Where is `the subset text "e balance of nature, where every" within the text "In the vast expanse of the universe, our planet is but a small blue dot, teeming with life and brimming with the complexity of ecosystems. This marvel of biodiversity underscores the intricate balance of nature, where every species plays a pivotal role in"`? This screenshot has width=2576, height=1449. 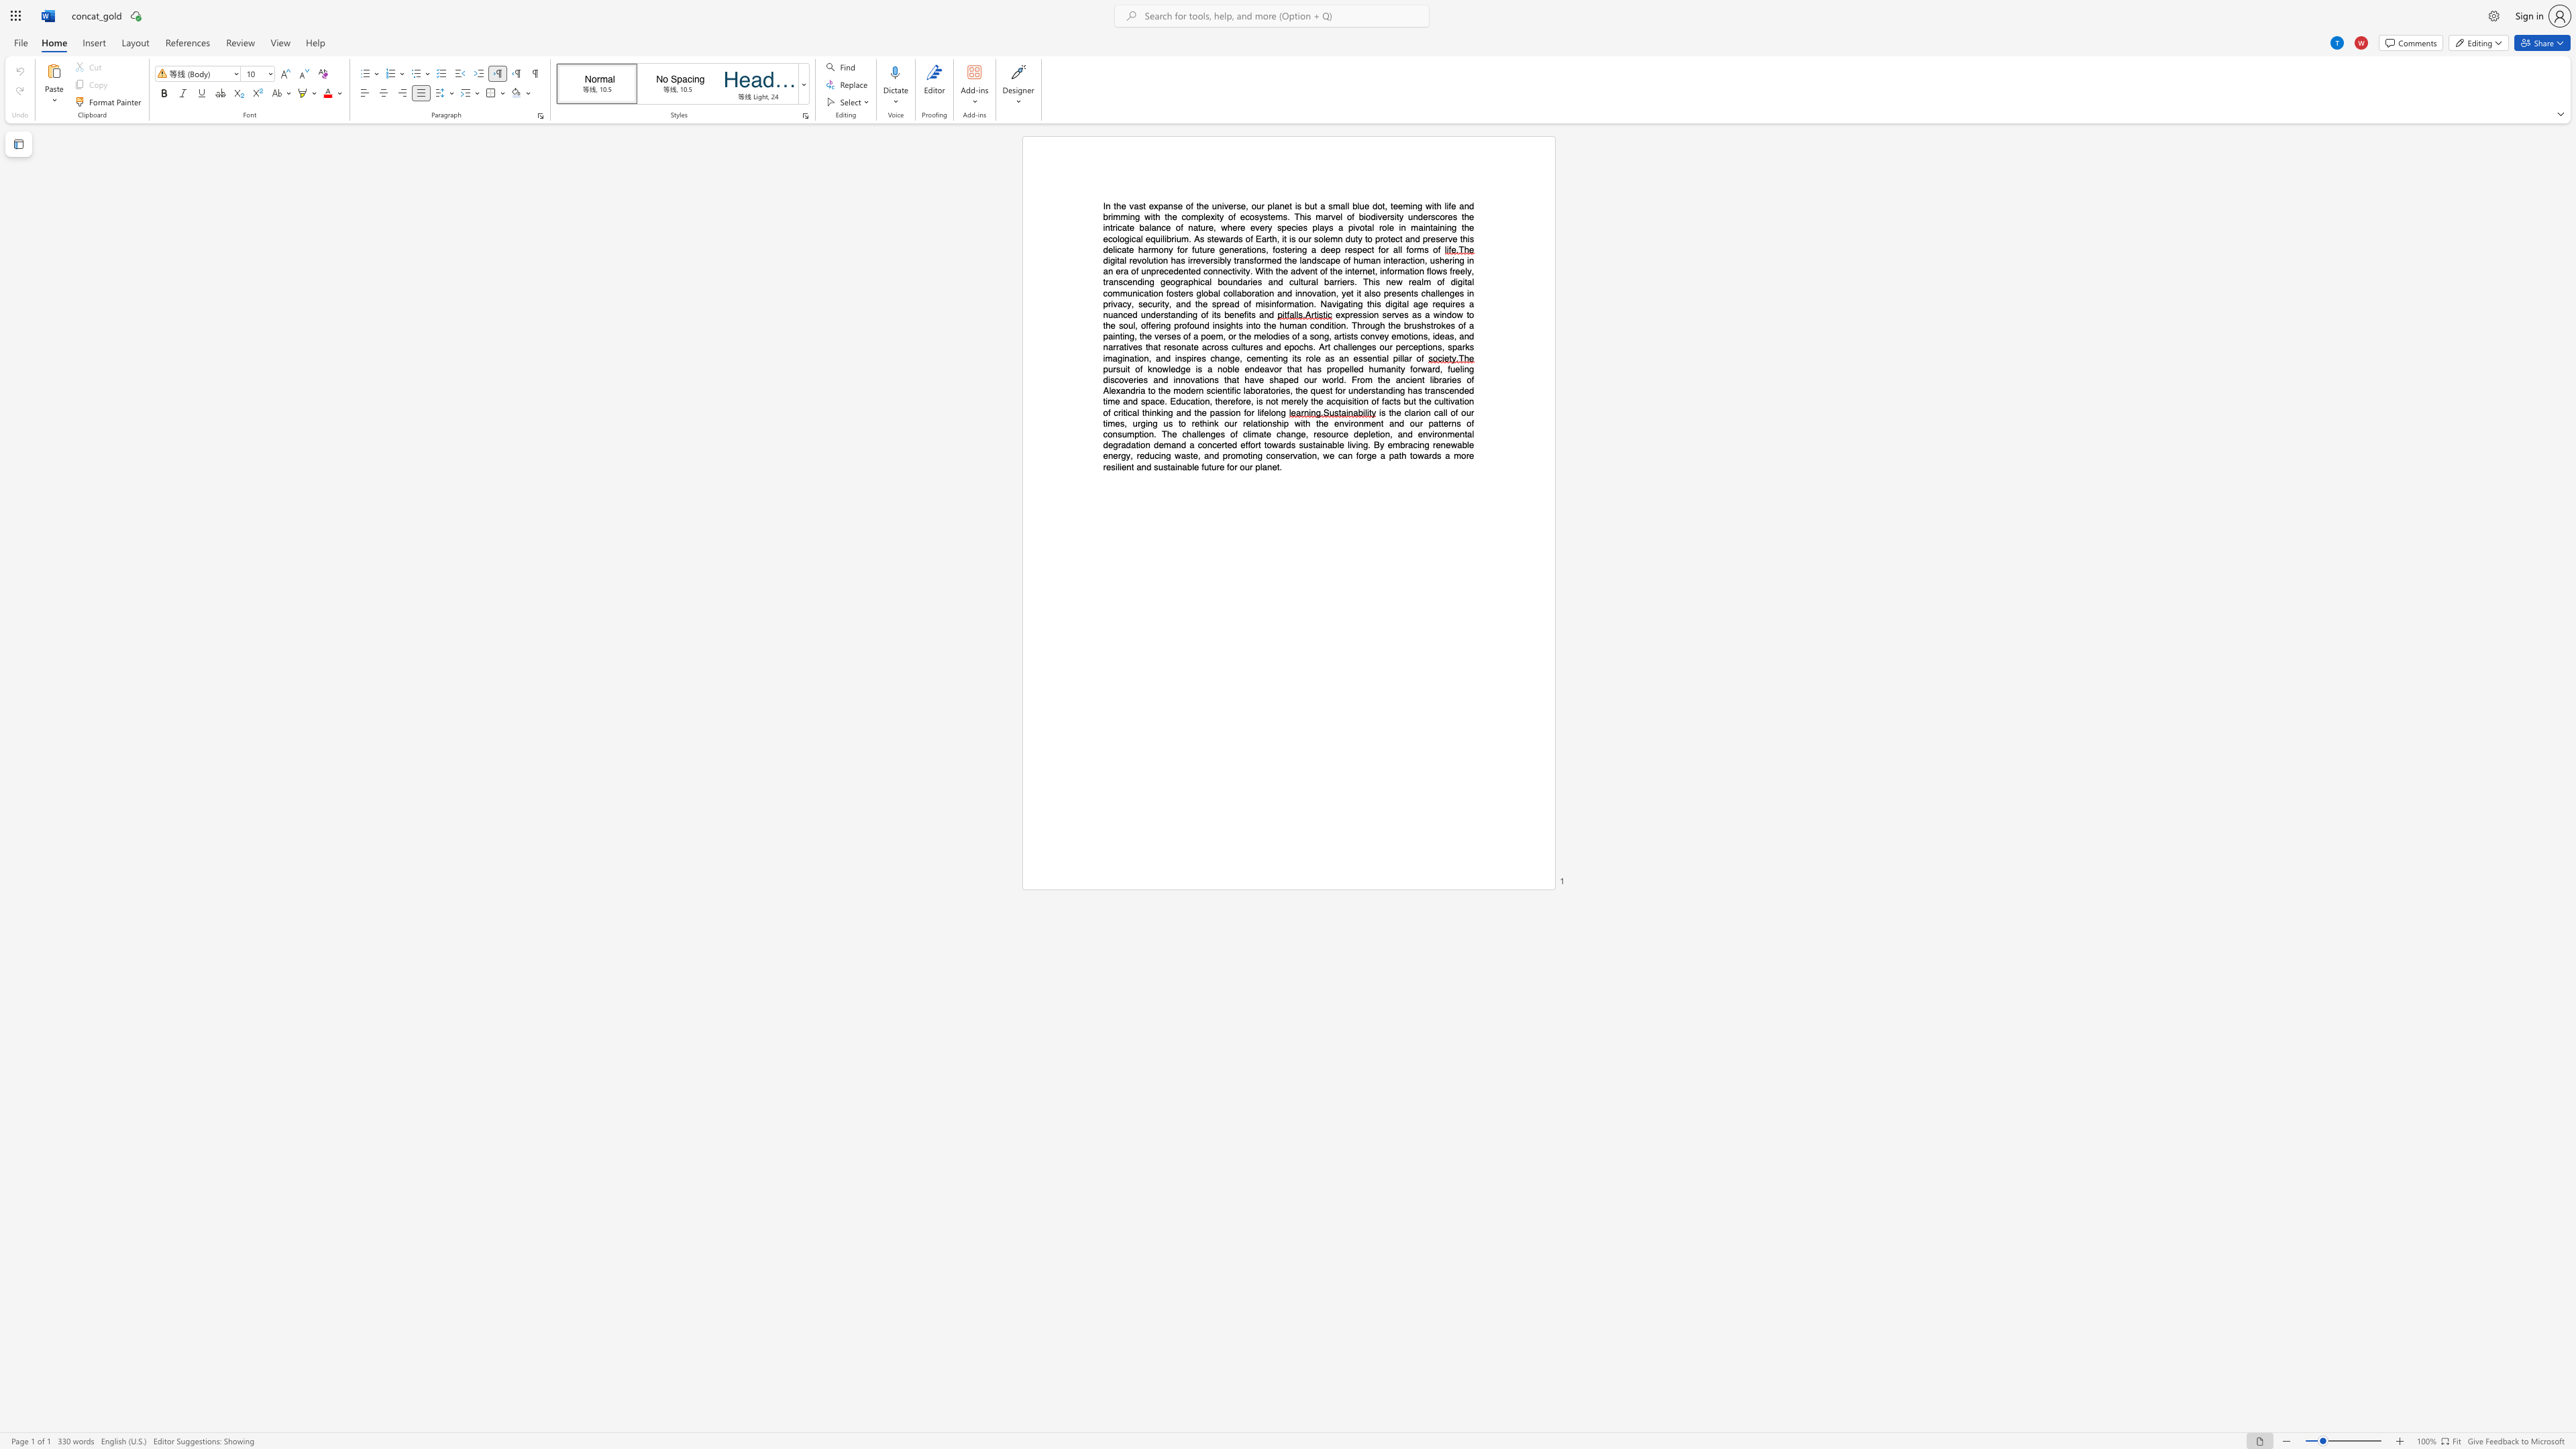
the subset text "e balance of nature, where every" within the text "In the vast expanse of the universe, our planet is but a small blue dot, teeming with life and brimming with the complexity of ecosystems. This marvel of biodiversity underscores the intricate balance of nature, where every species plays a pivotal role in" is located at coordinates (1128, 226).